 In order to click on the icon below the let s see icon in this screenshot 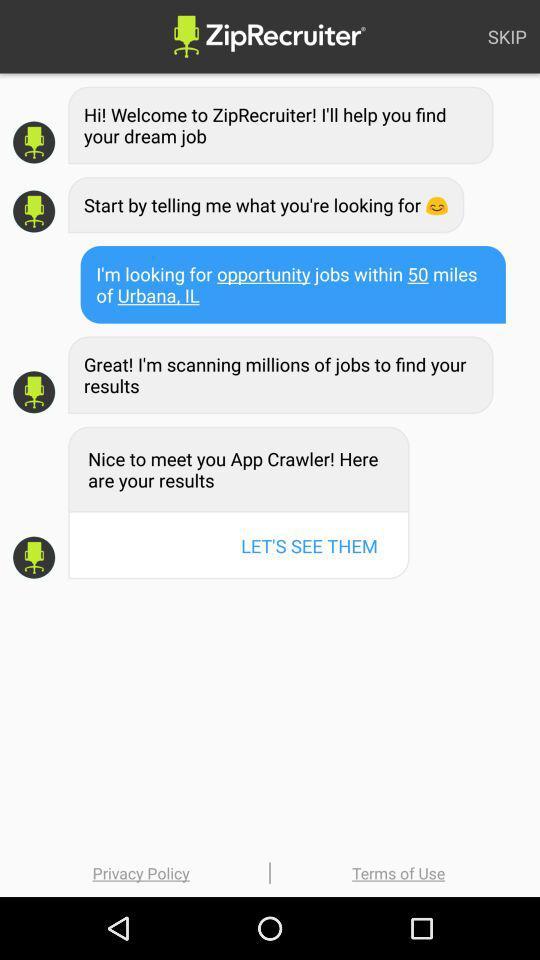, I will do `click(398, 872)`.